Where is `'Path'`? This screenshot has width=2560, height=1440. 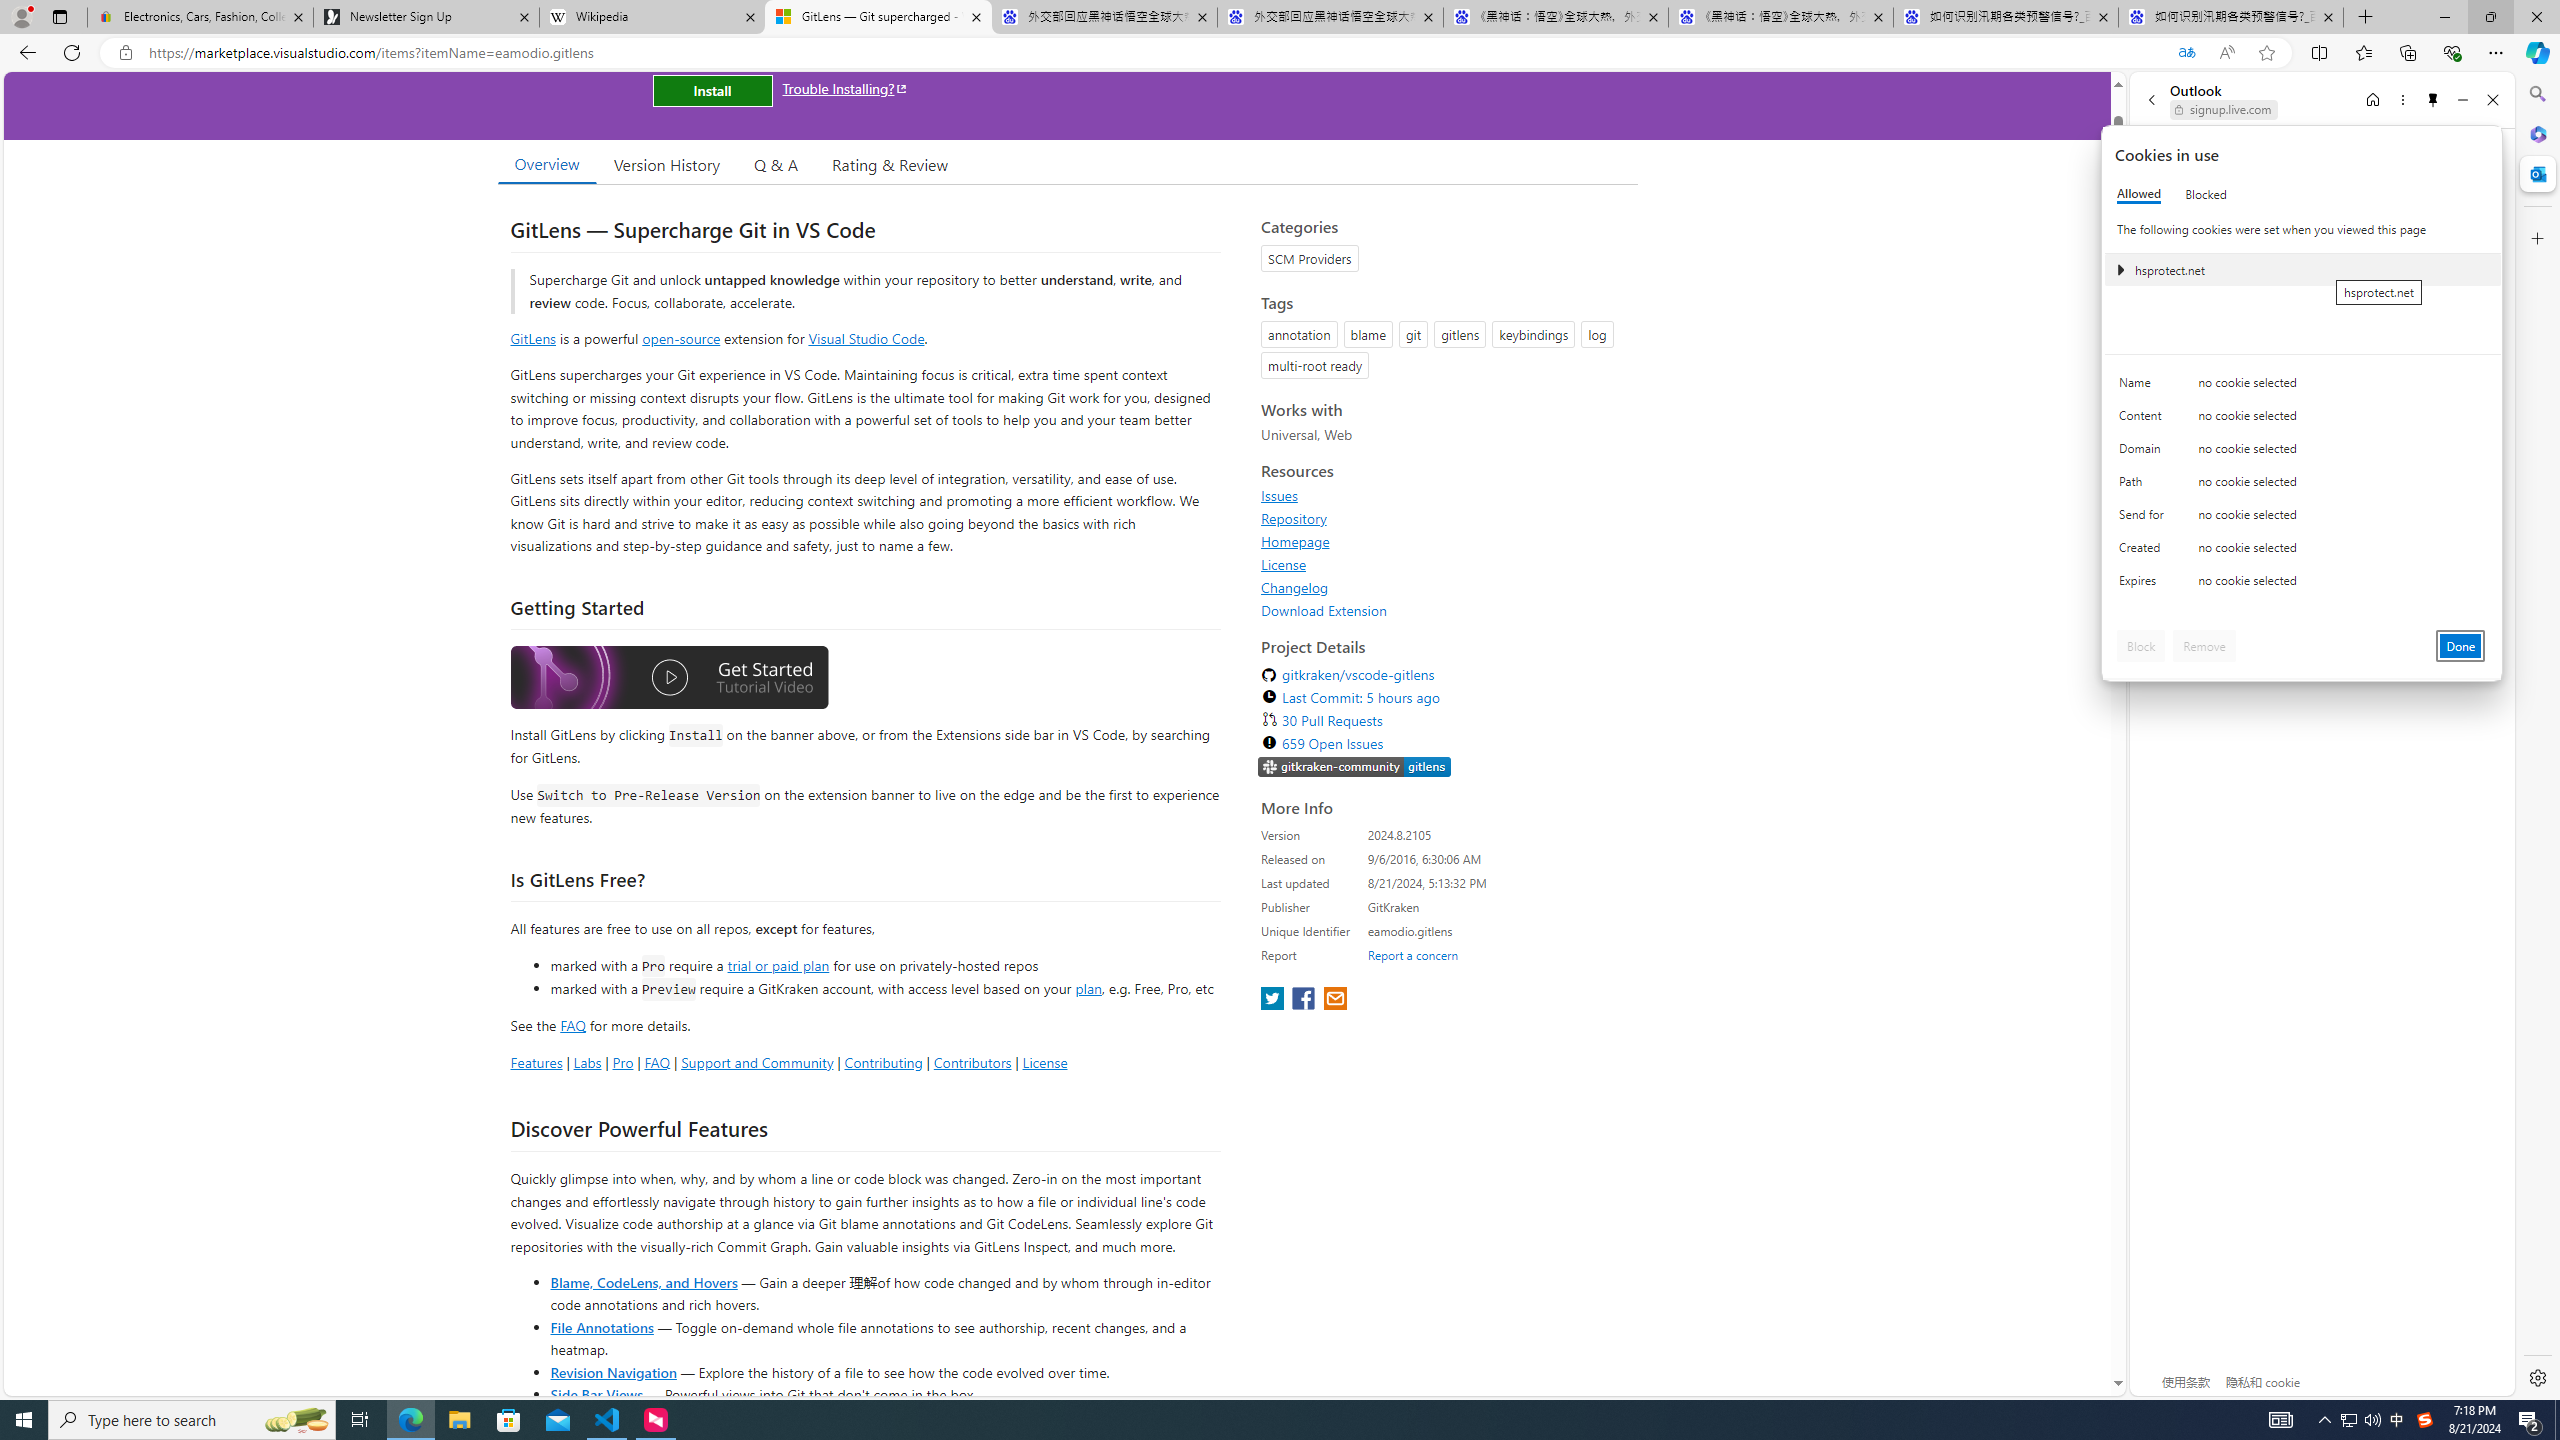 'Path' is located at coordinates (2144, 486).